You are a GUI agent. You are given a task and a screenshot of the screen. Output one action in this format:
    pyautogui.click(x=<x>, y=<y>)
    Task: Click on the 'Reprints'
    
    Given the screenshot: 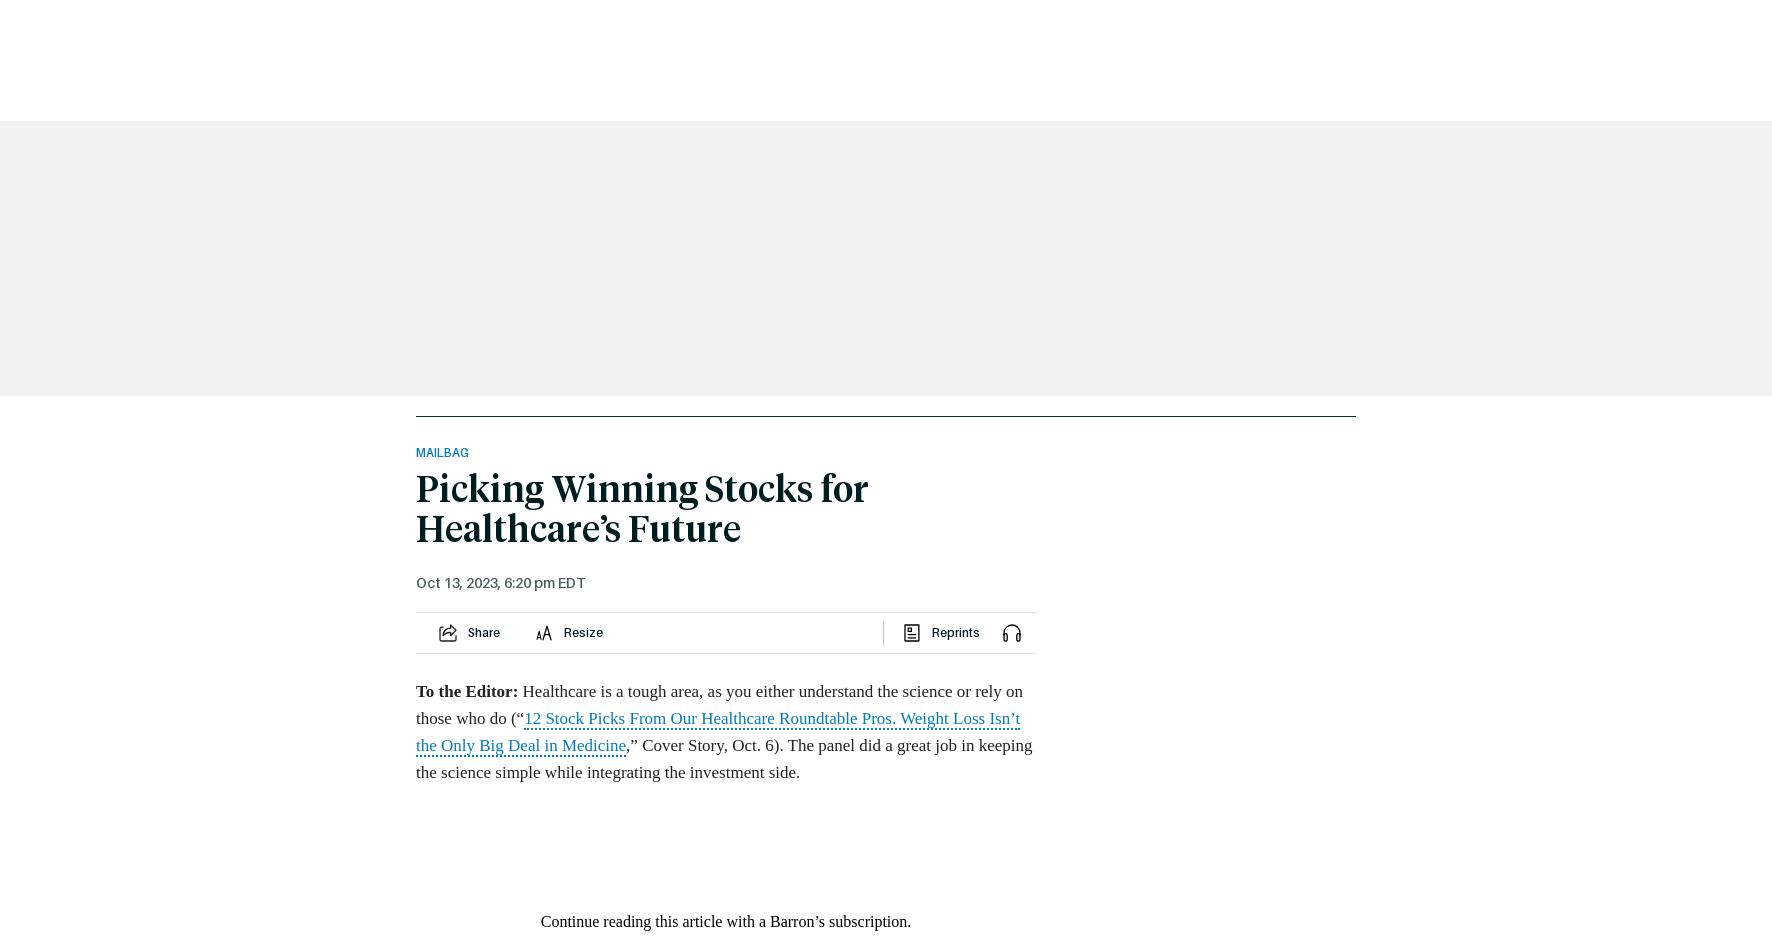 What is the action you would take?
    pyautogui.click(x=954, y=632)
    